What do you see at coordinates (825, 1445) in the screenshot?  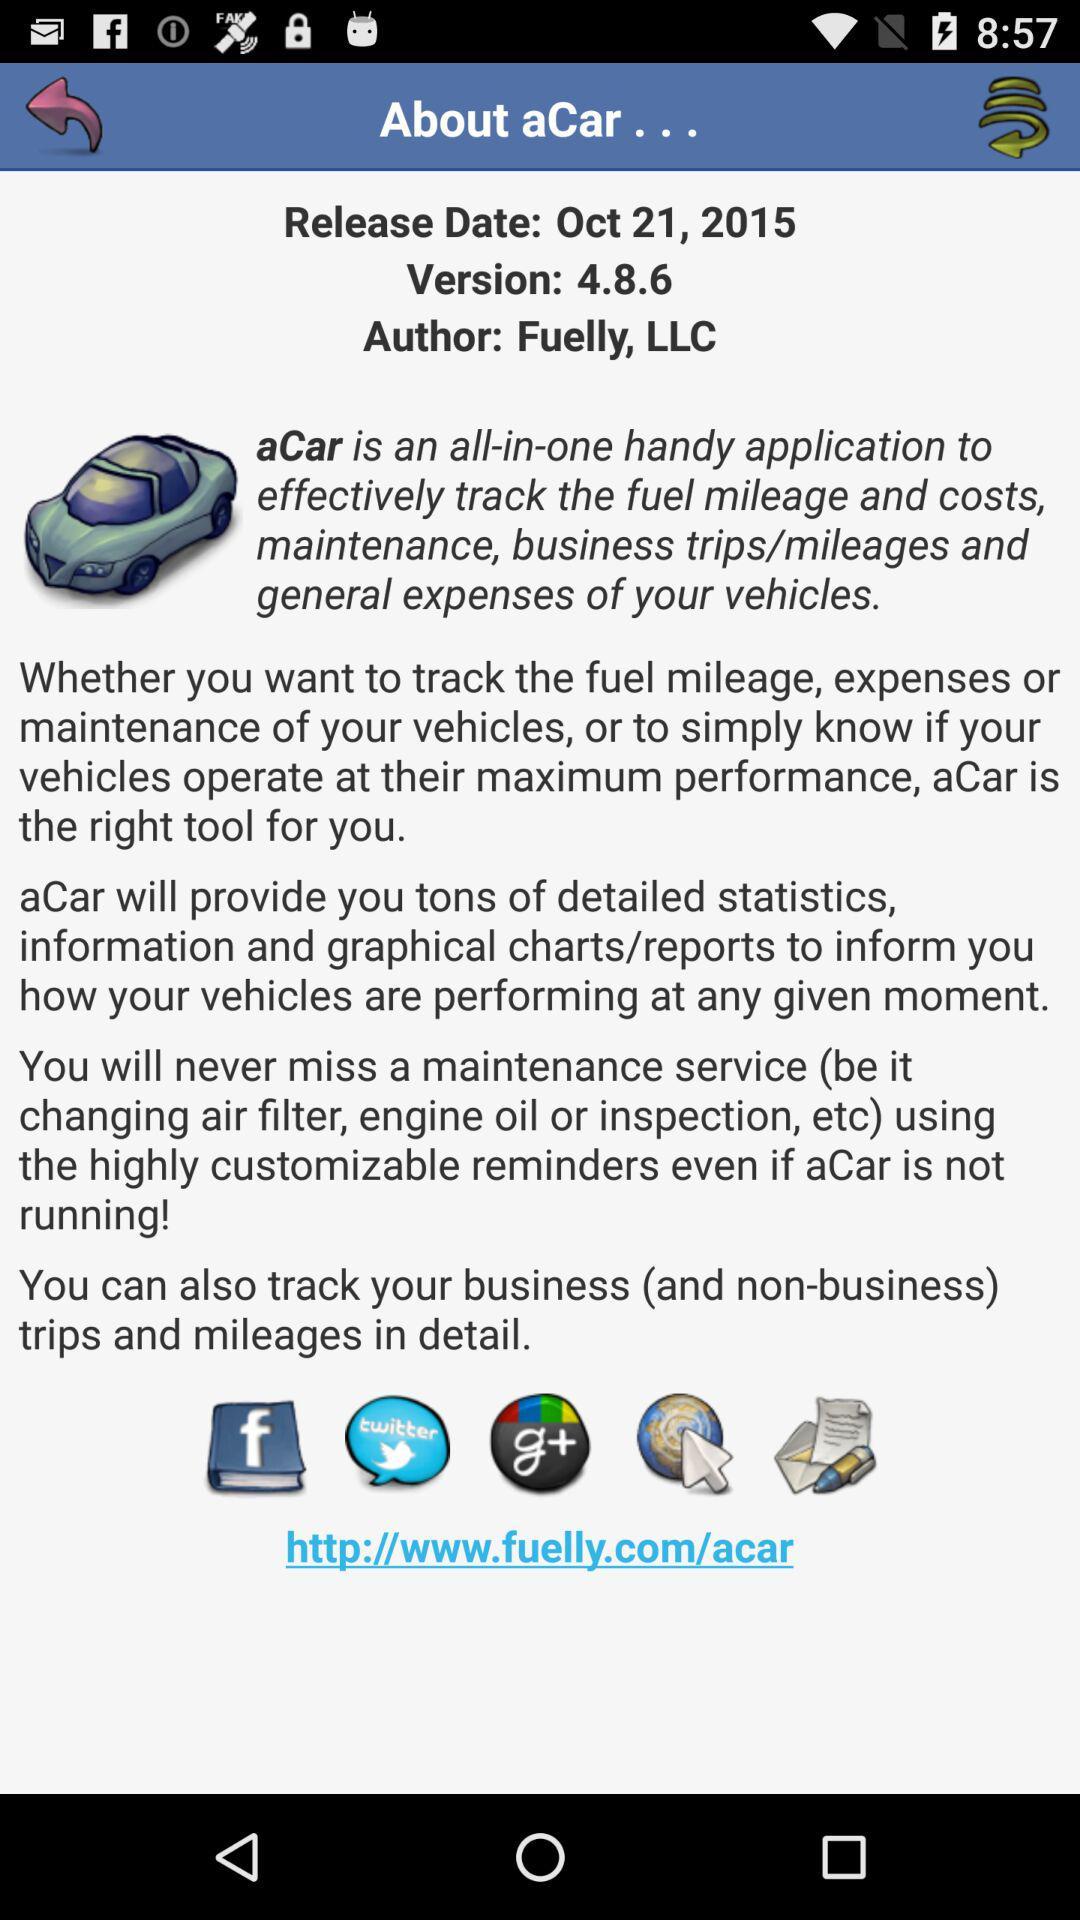 I see `email` at bounding box center [825, 1445].